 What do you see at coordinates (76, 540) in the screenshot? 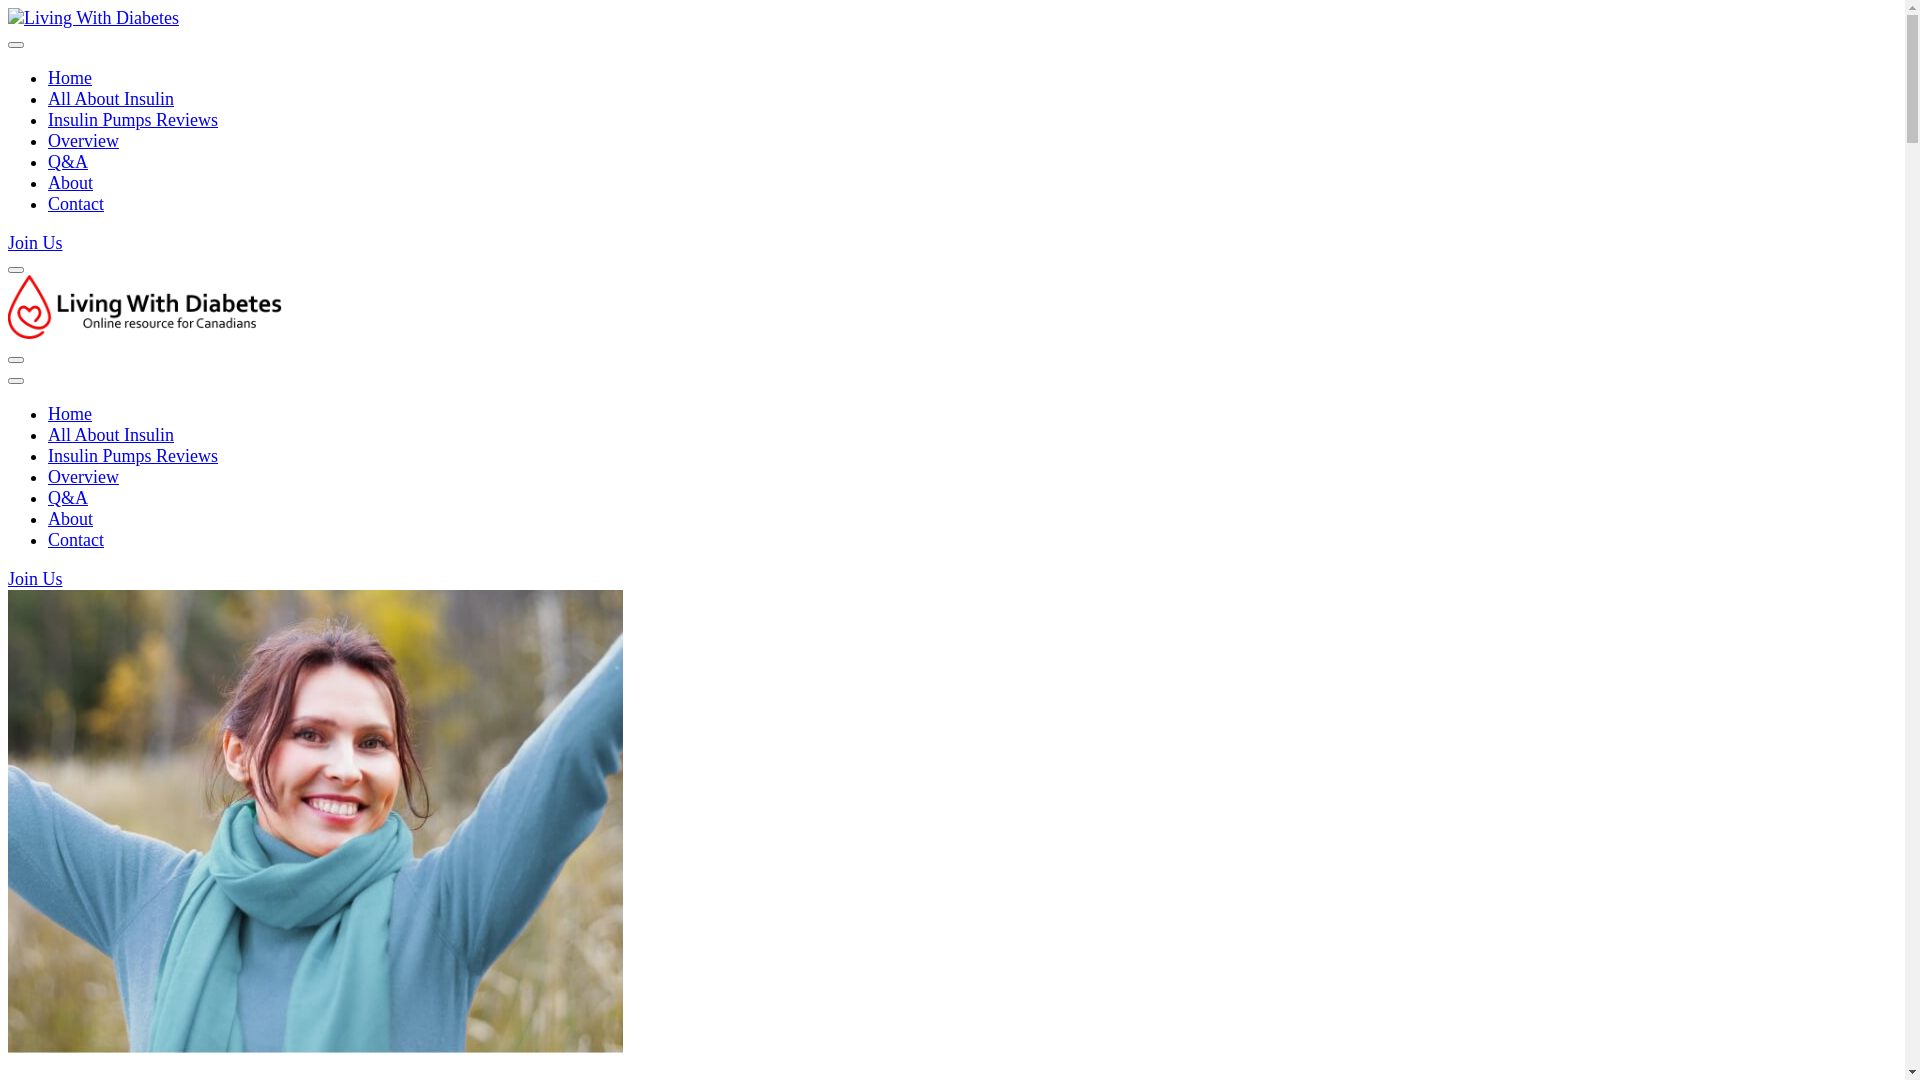
I see `'Contact'` at bounding box center [76, 540].